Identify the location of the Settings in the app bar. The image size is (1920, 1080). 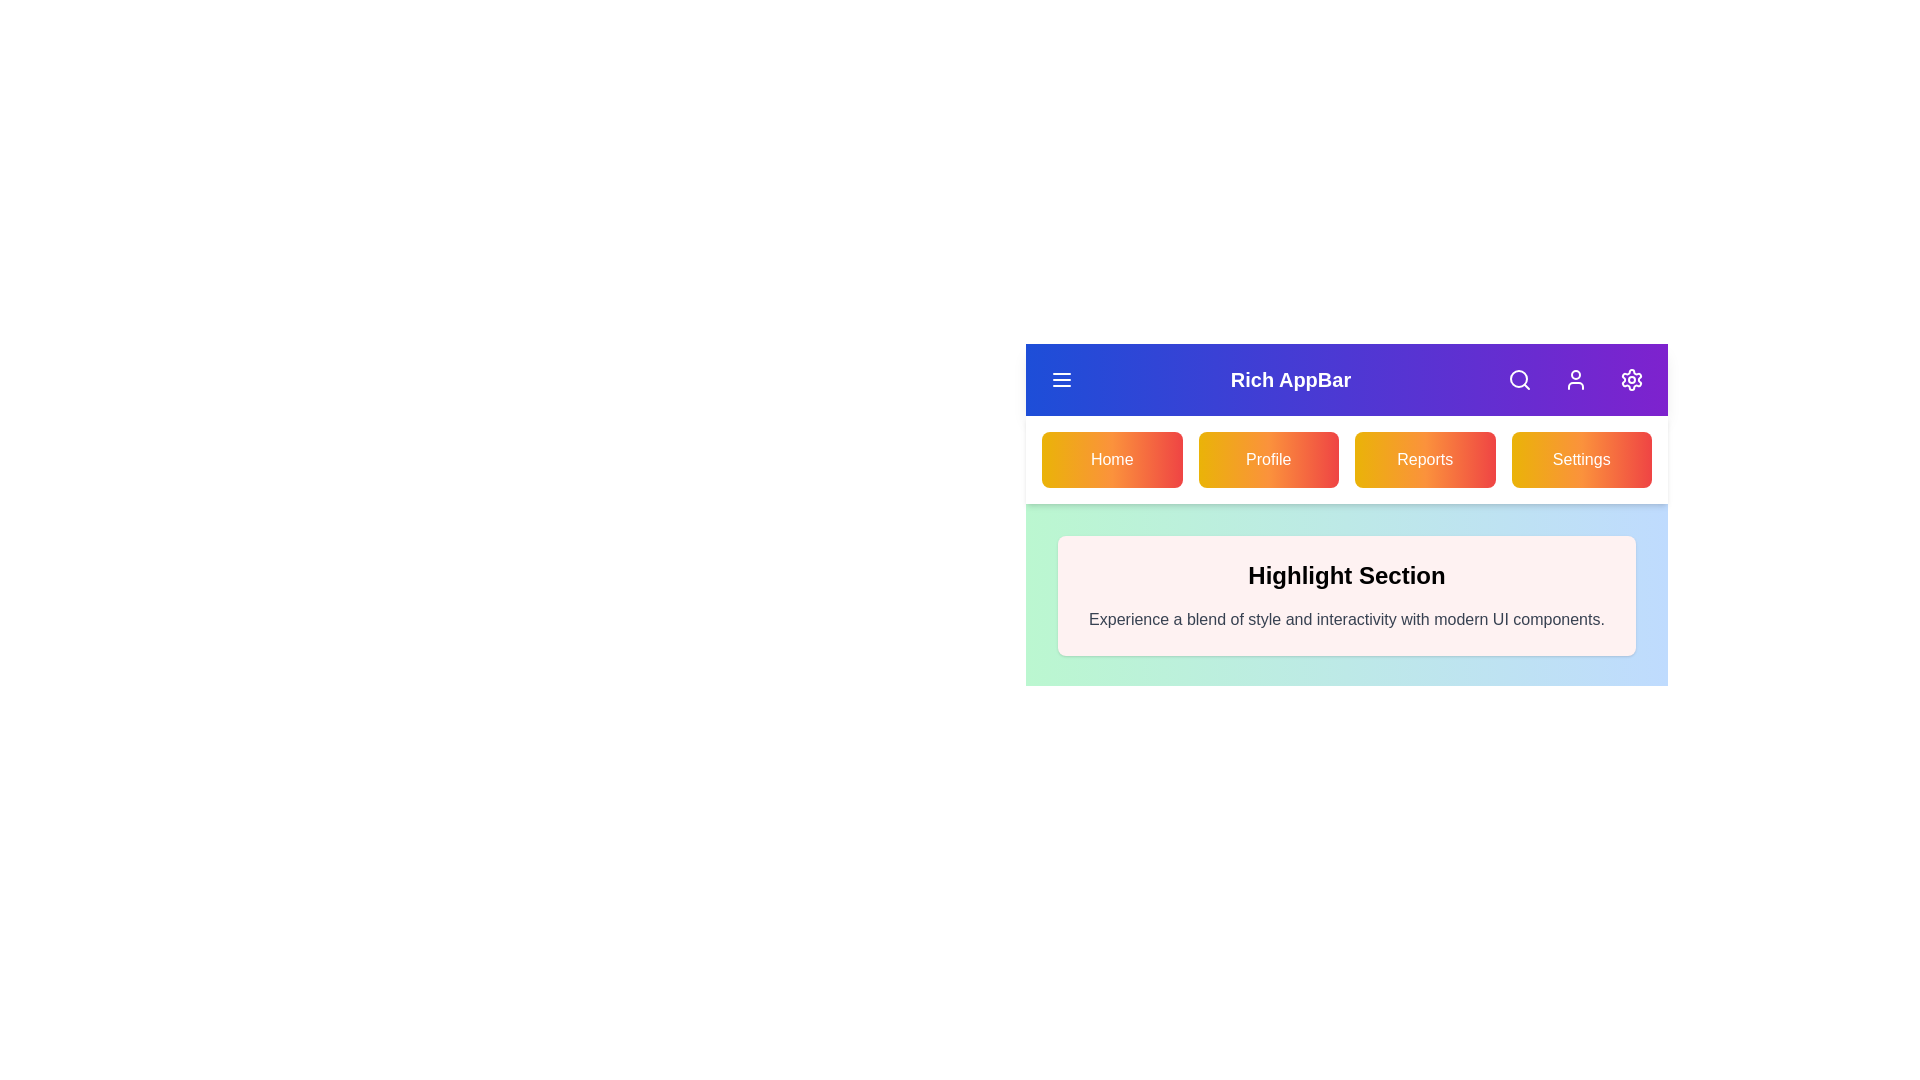
(1632, 380).